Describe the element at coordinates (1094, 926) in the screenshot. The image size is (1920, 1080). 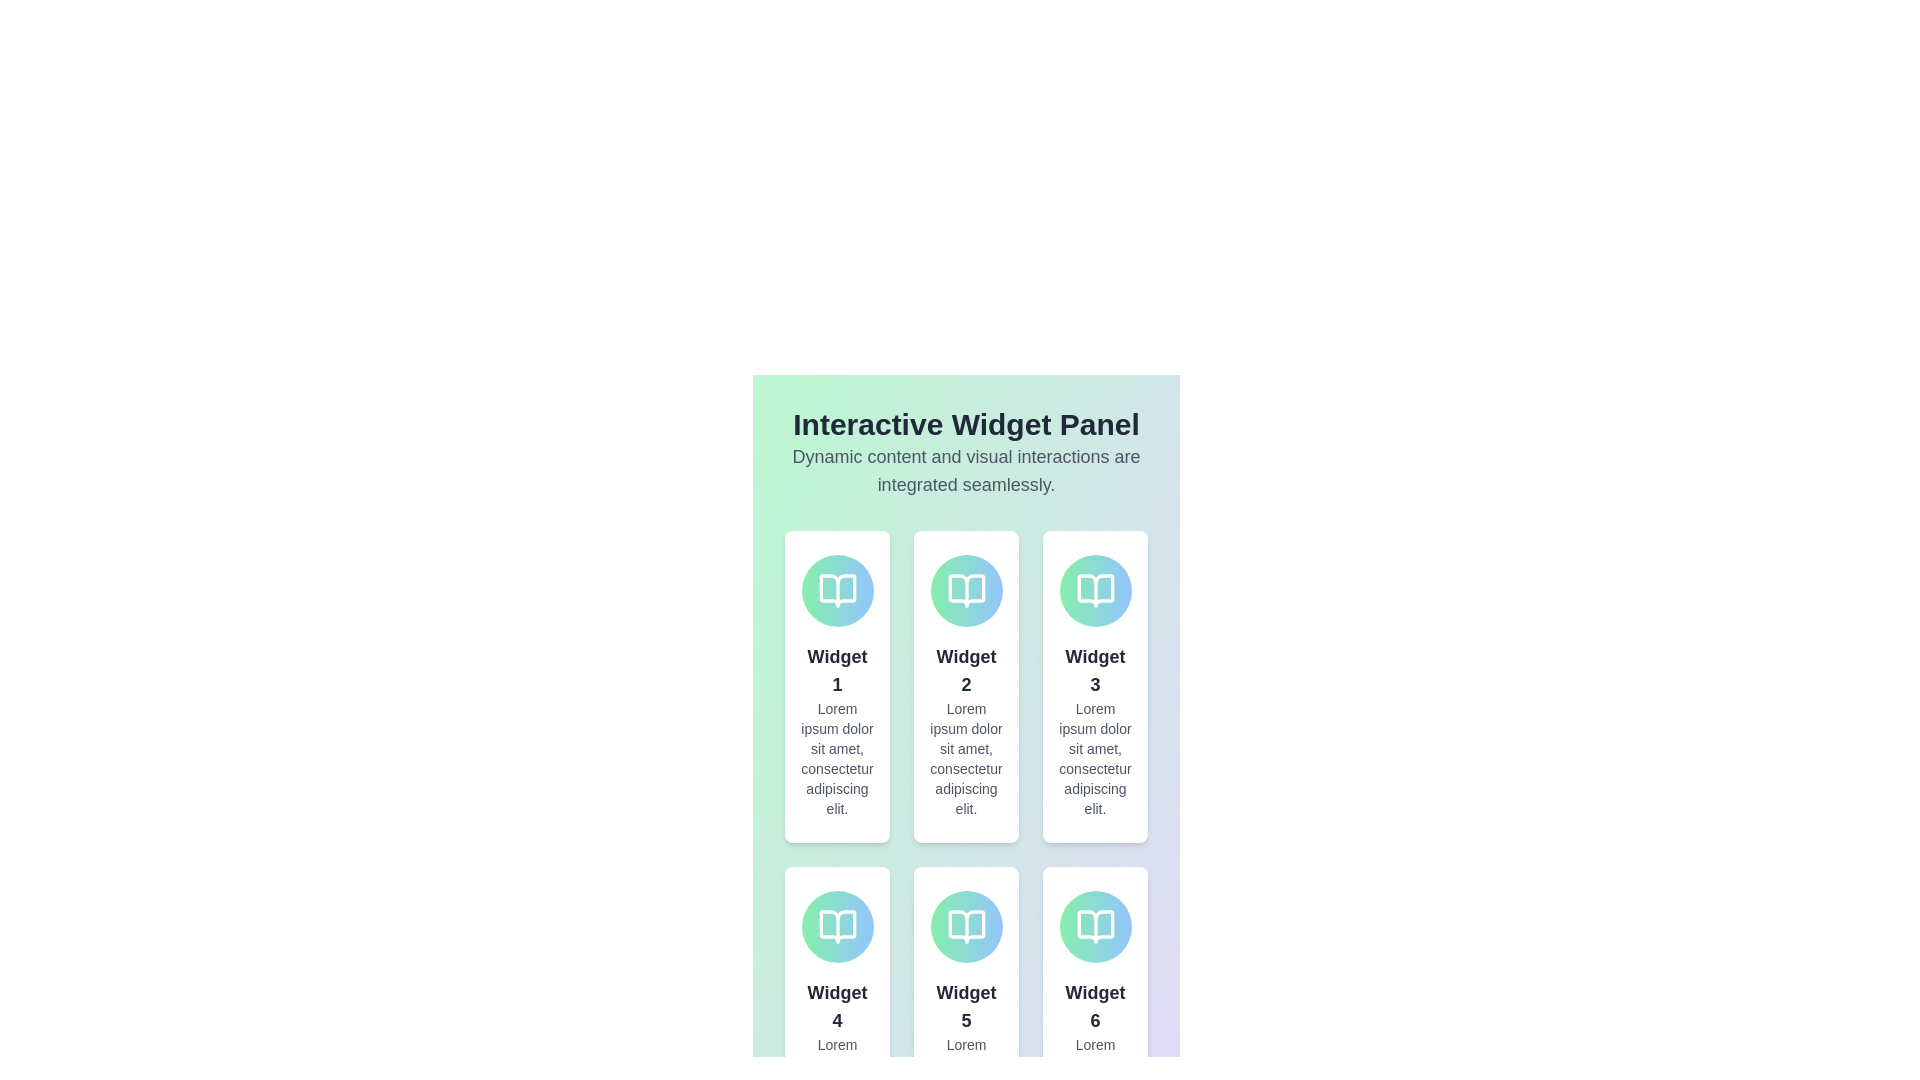
I see `the white book icon with rounded edges, which is centered within the sixth card in the grid layout at the bottom-right corner of the widget panel` at that location.